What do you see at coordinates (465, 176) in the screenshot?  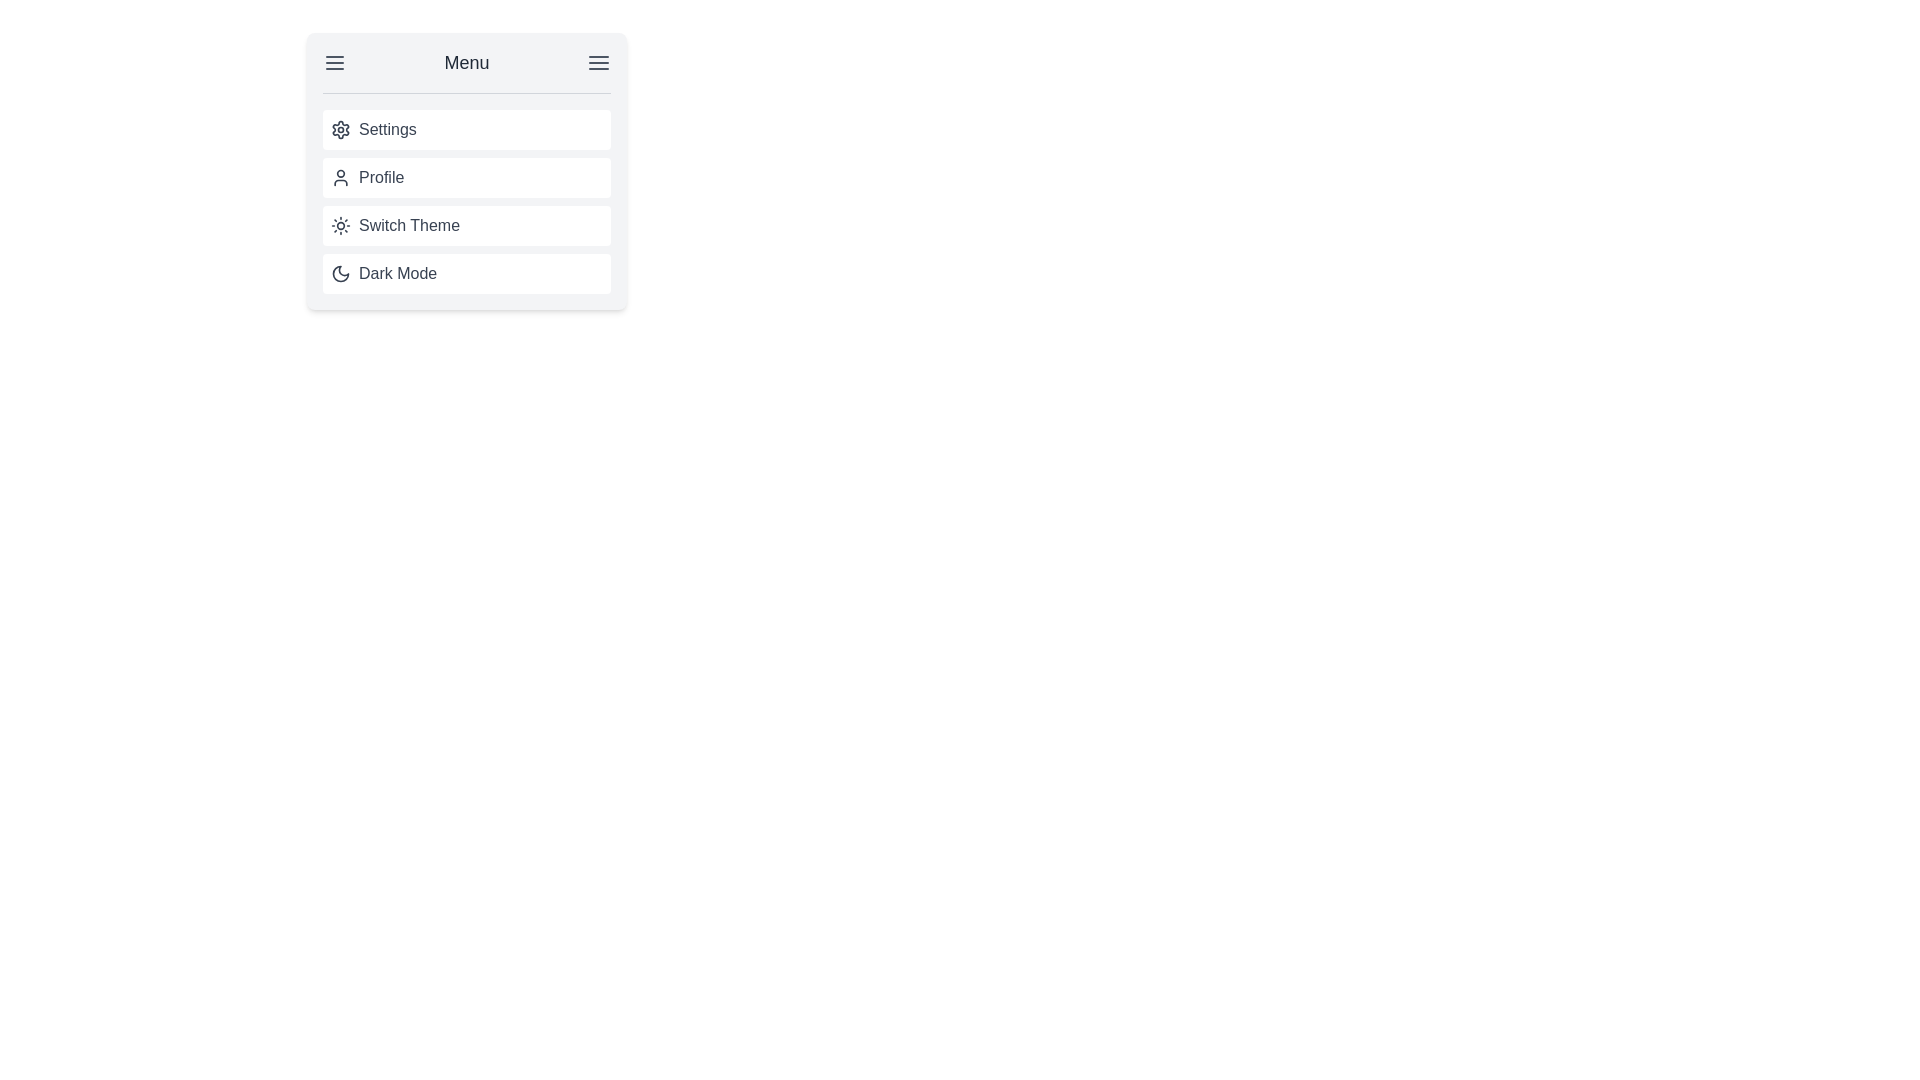 I see `the 'Profile' menu item, which is the second item in the vertical menu list` at bounding box center [465, 176].